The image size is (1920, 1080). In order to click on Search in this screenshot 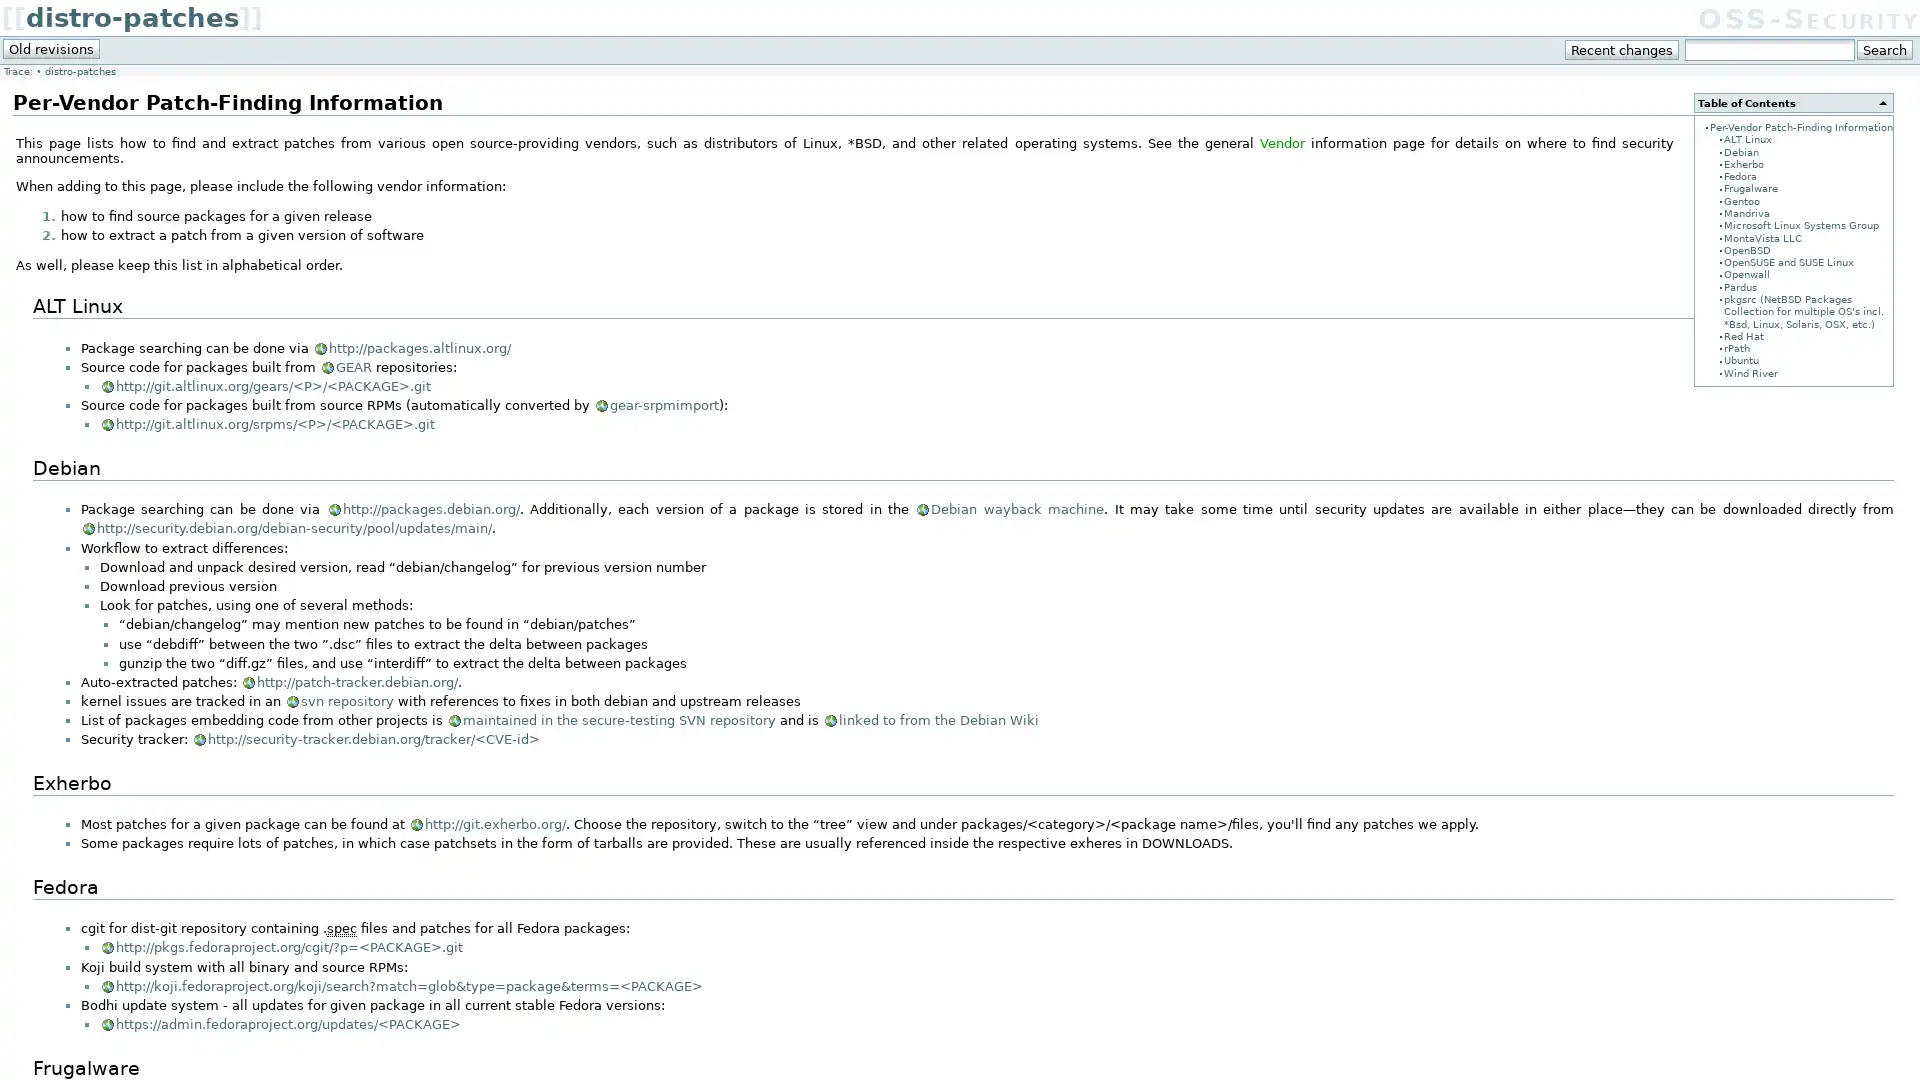, I will do `click(1883, 49)`.